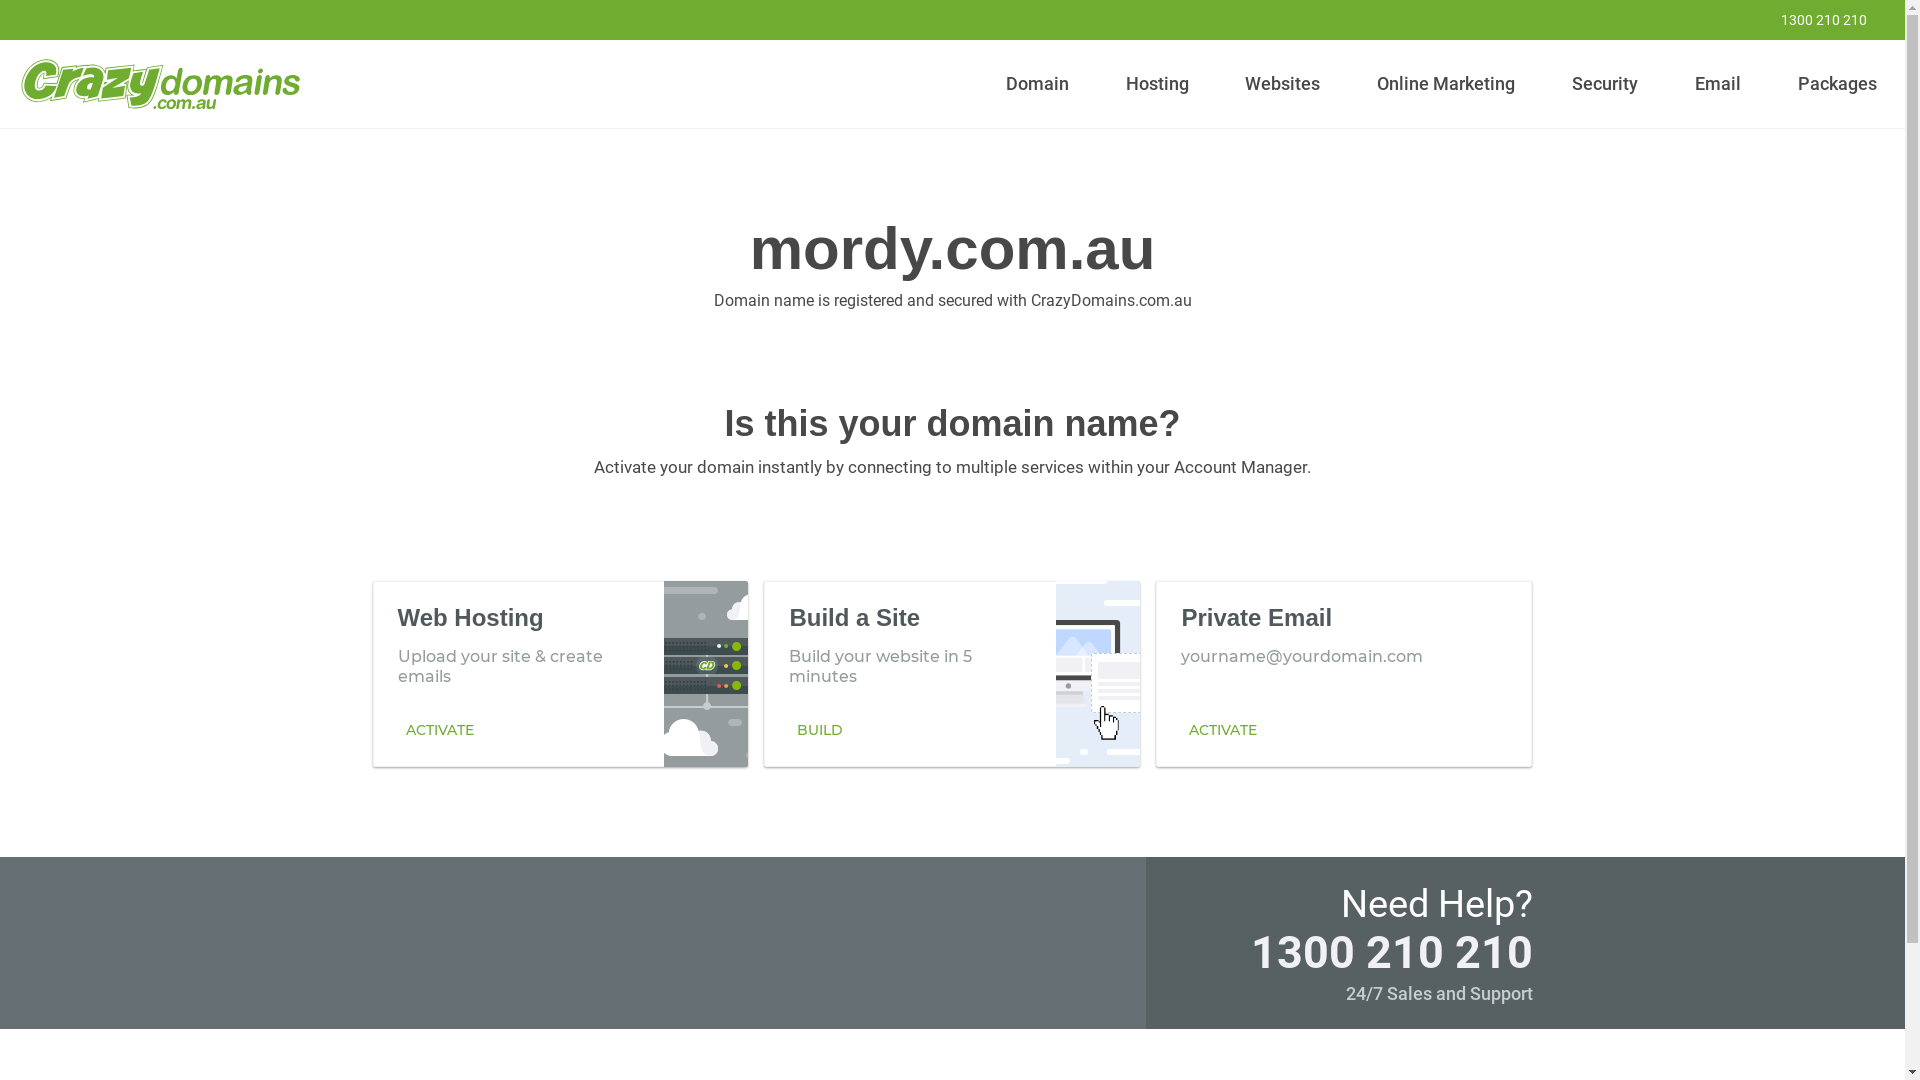  I want to click on '1300 210 210', so click(1390, 951).